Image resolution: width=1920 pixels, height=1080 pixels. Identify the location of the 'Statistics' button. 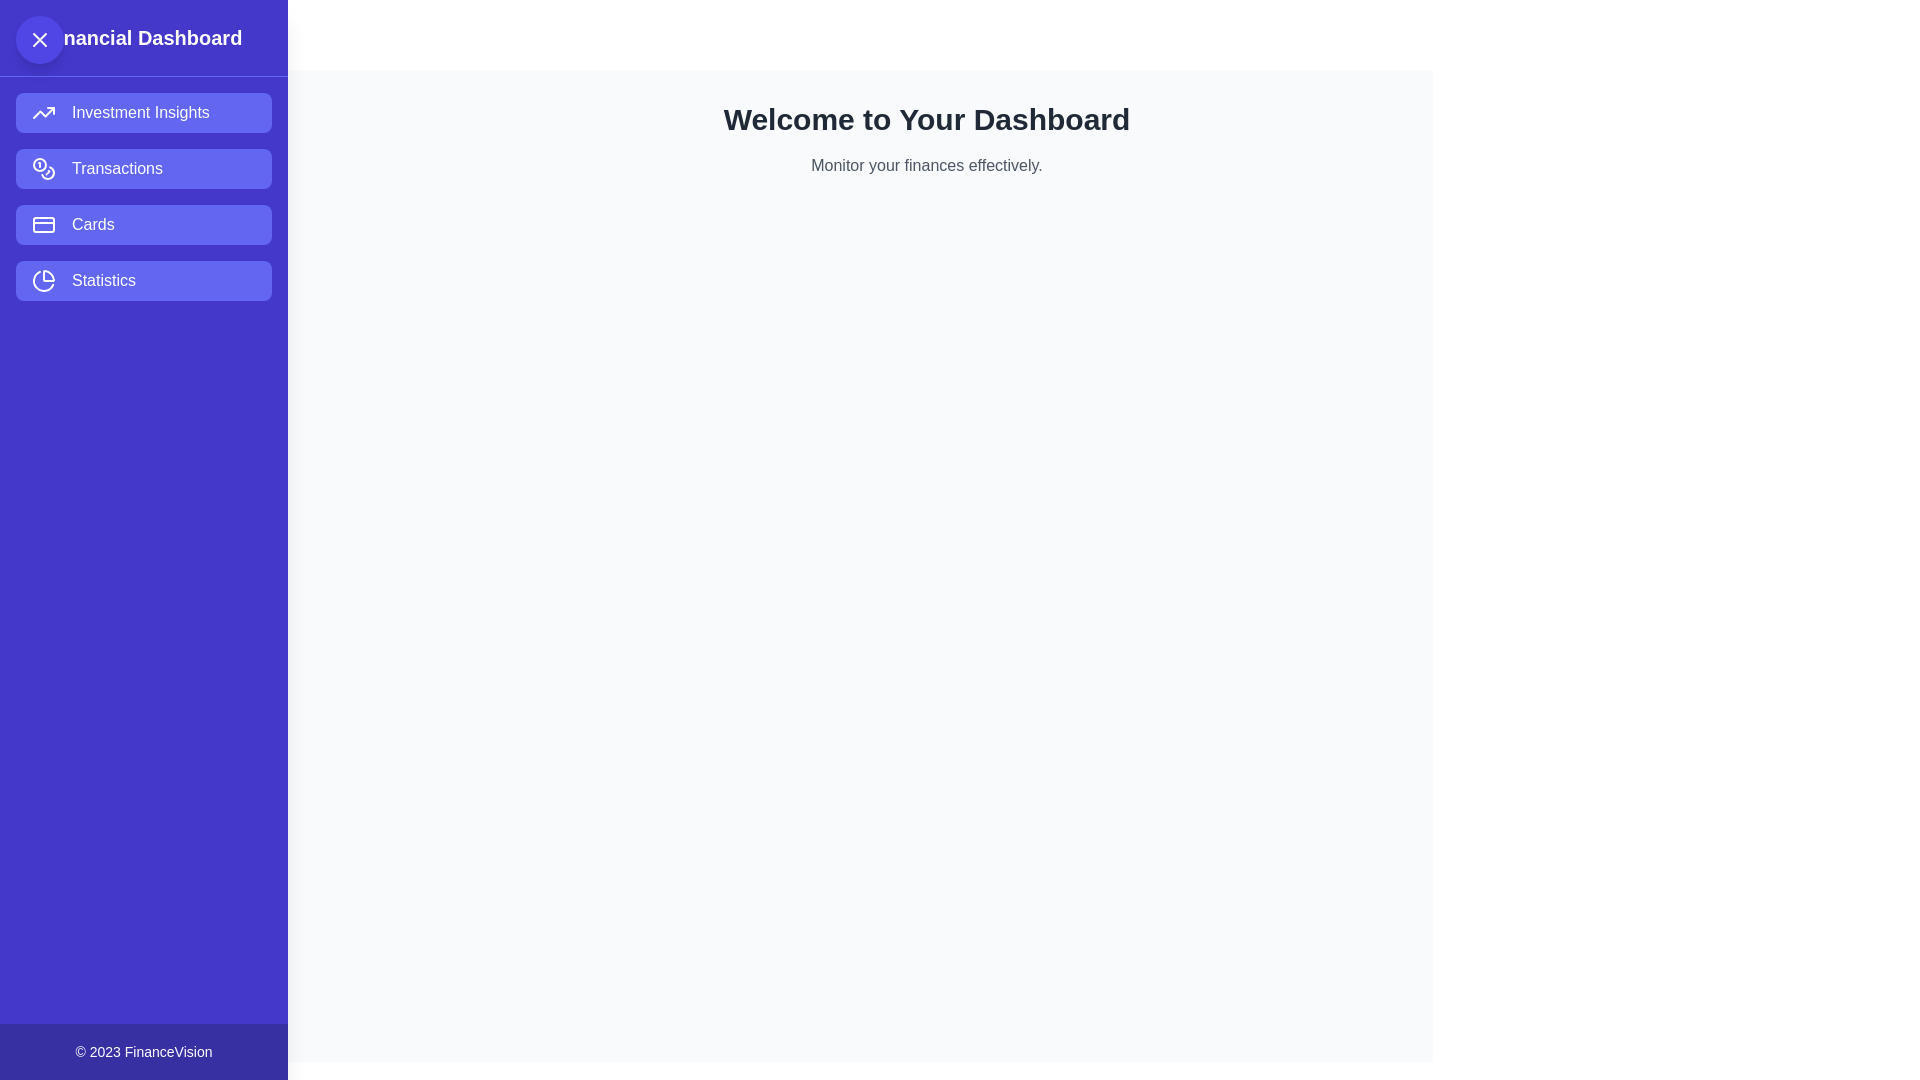
(143, 281).